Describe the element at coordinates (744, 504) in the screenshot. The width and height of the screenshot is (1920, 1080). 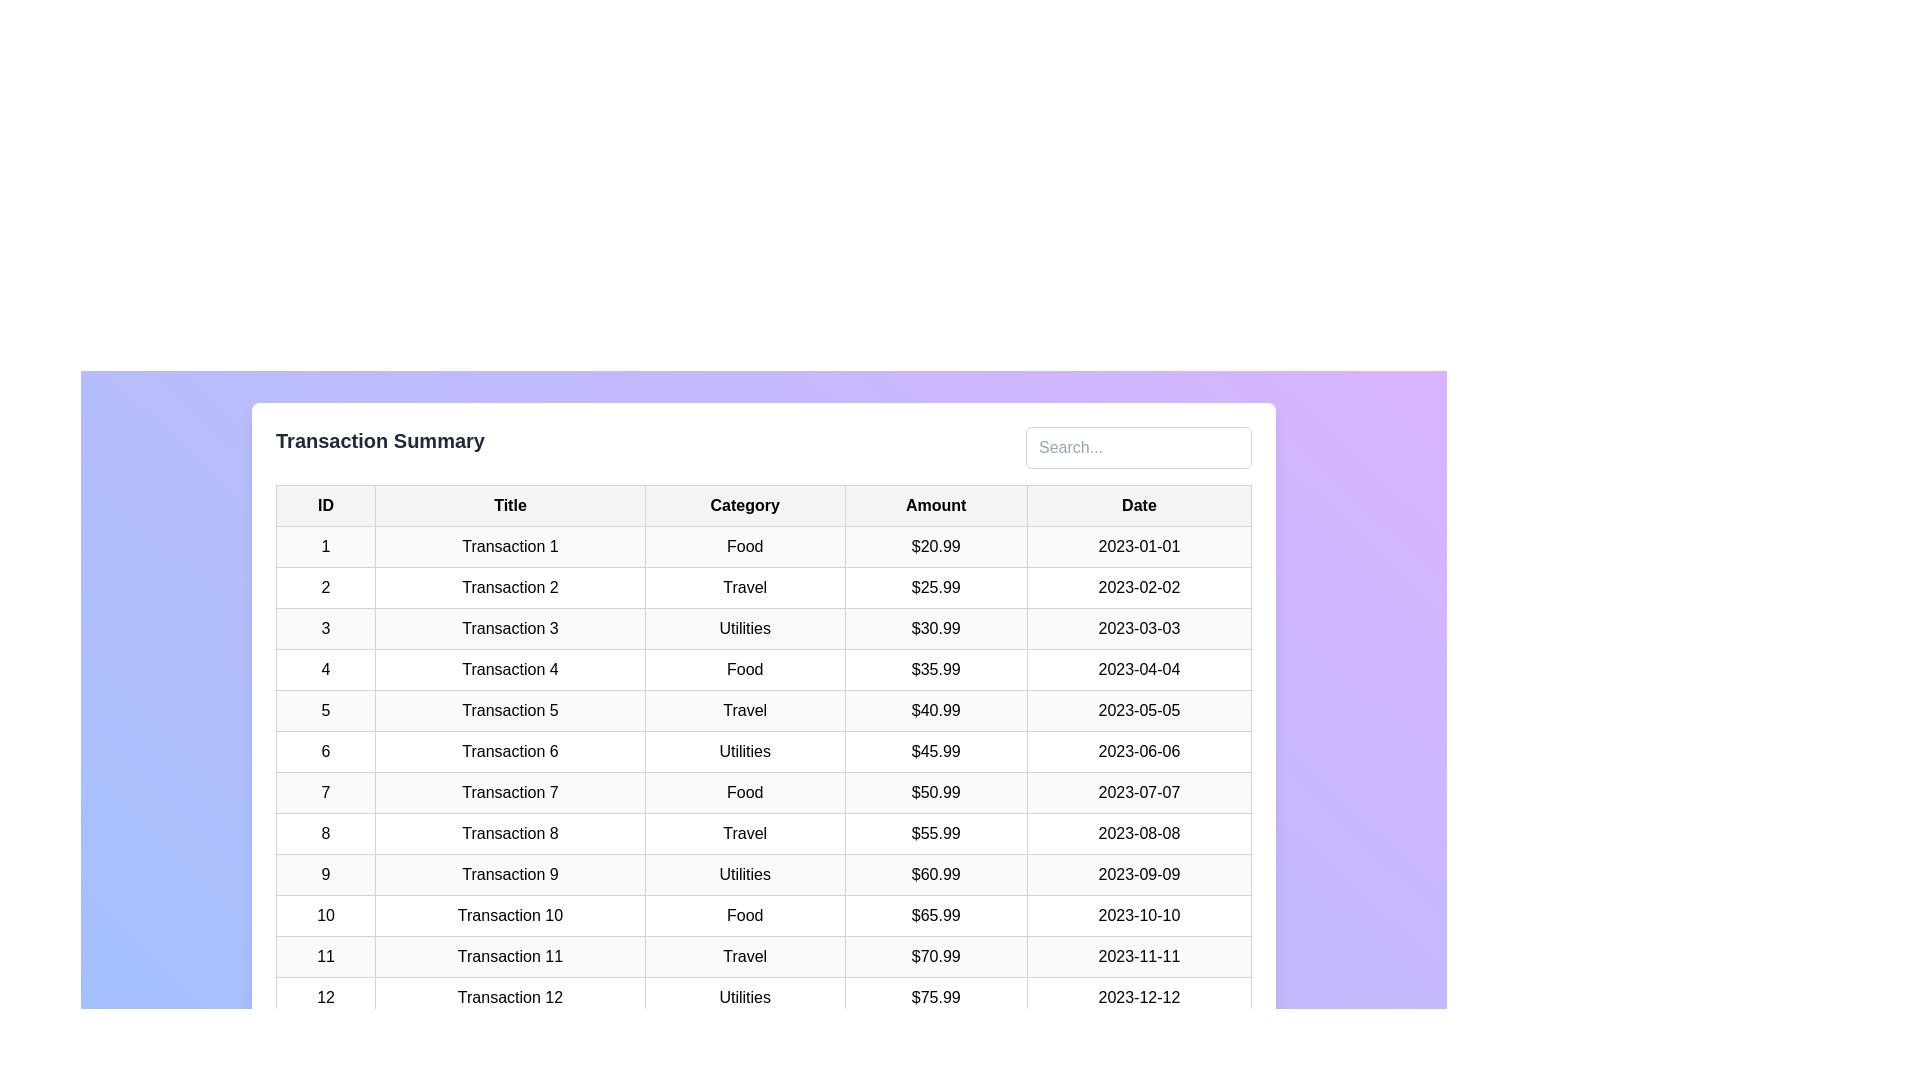
I see `the Category column header to sort the table` at that location.